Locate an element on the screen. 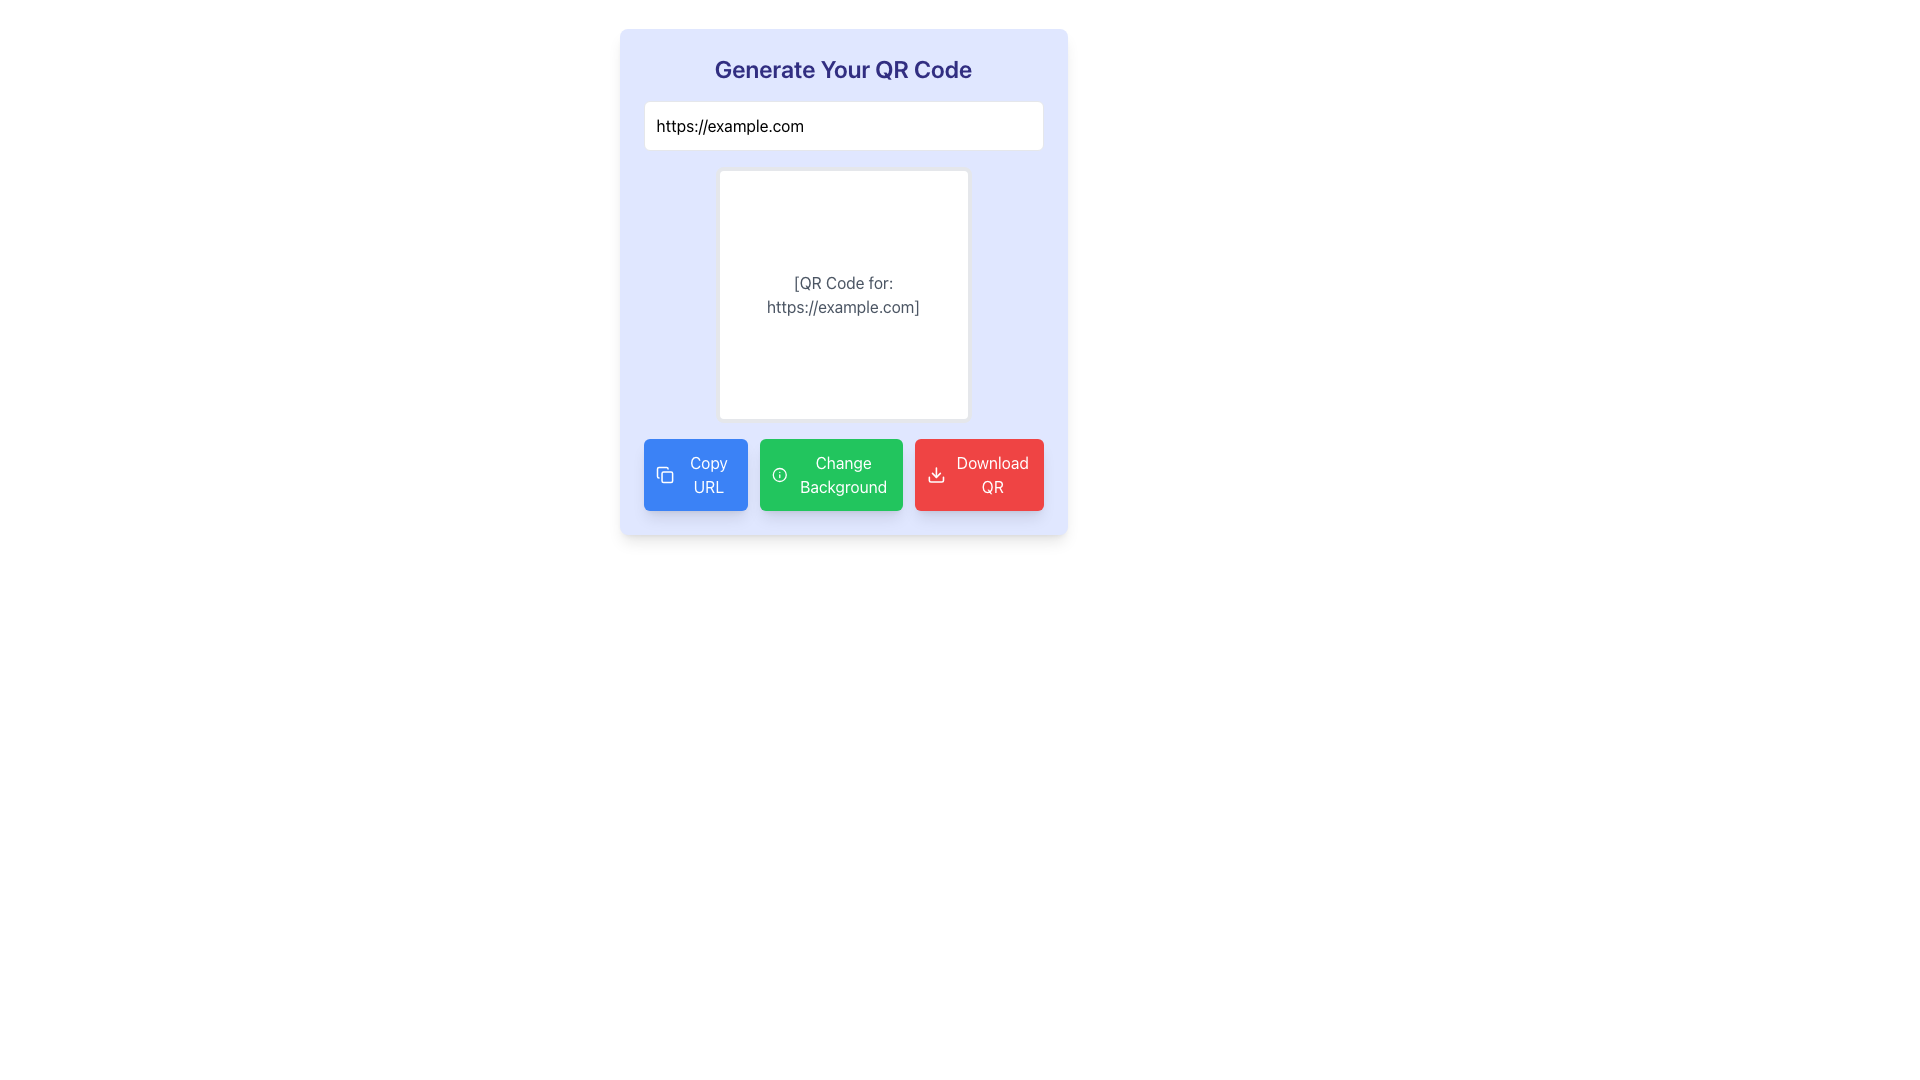 This screenshot has height=1080, width=1920. the button that changes the background of the QR code, located between the 'Copy URL' button and the 'Download QR' button is located at coordinates (831, 474).